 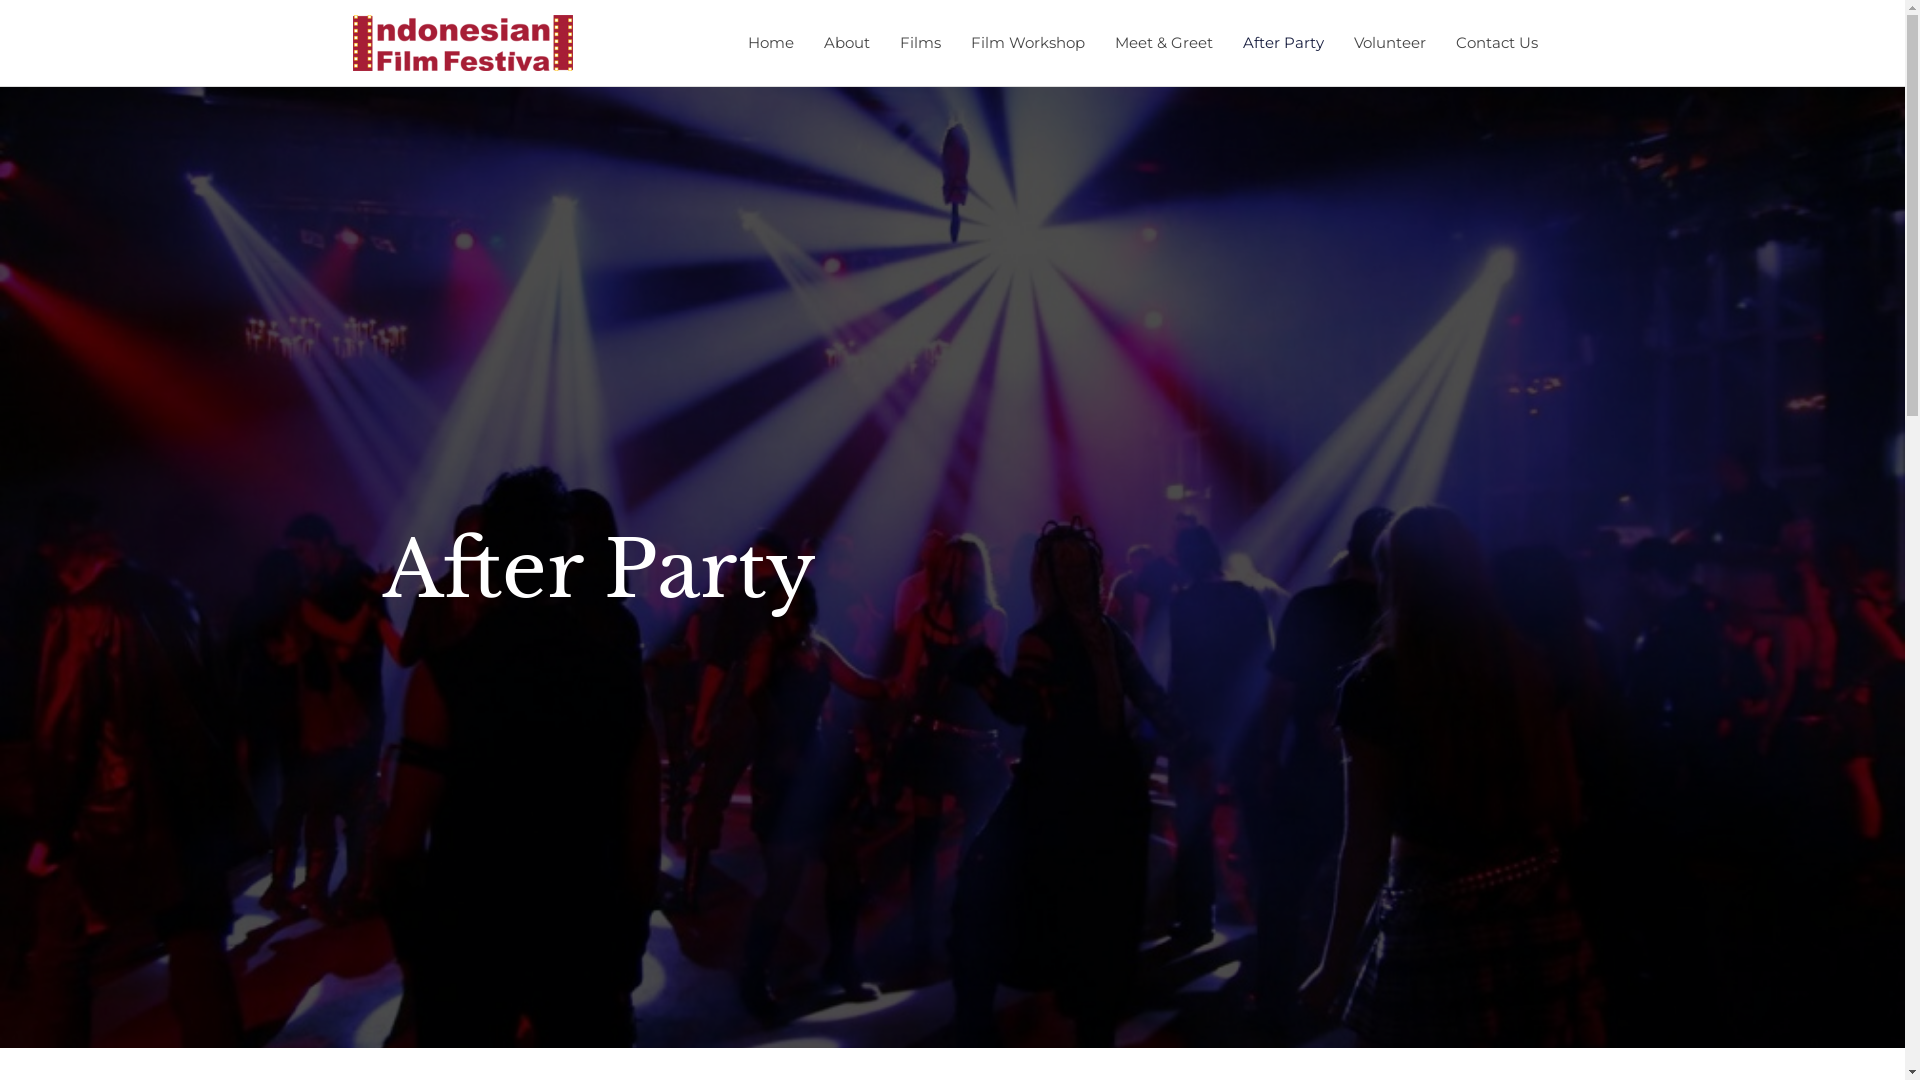 I want to click on 'About', so click(x=845, y=42).